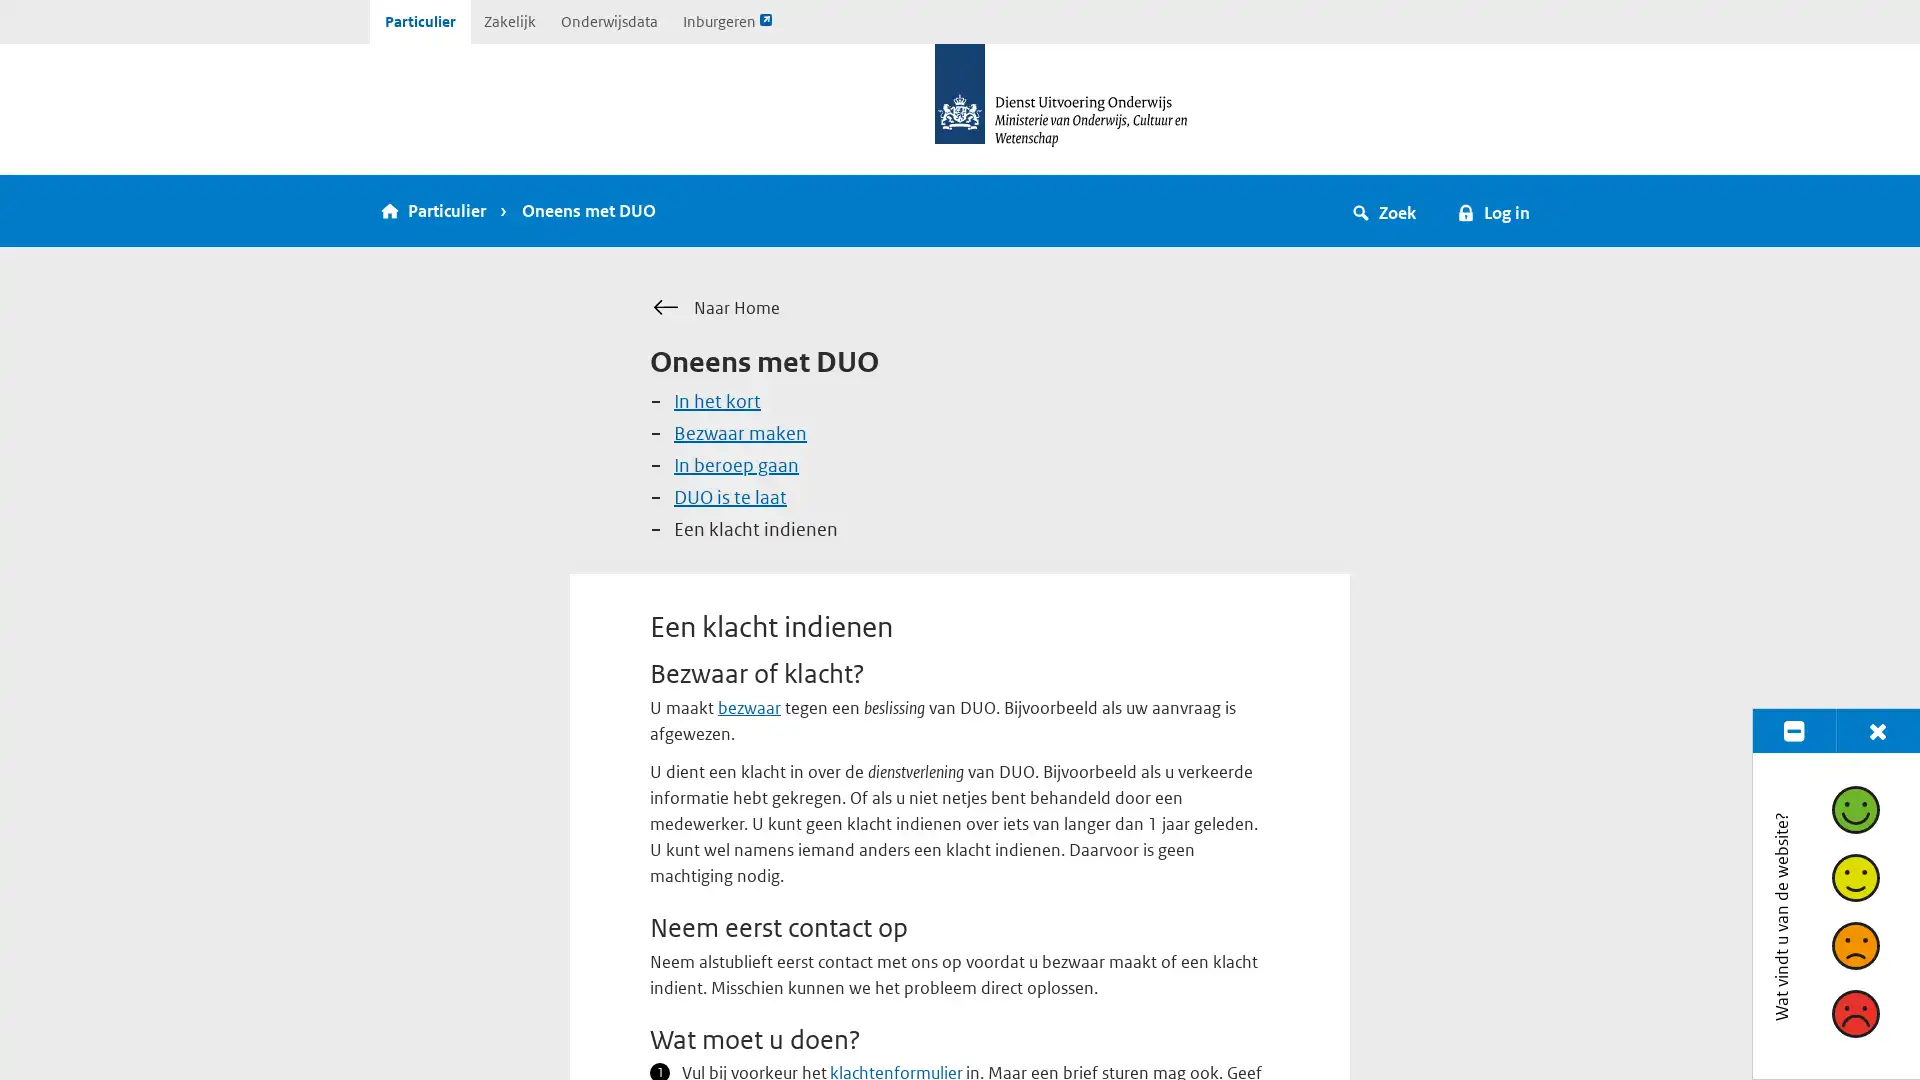  What do you see at coordinates (1853, 808) in the screenshot?
I see `Goed` at bounding box center [1853, 808].